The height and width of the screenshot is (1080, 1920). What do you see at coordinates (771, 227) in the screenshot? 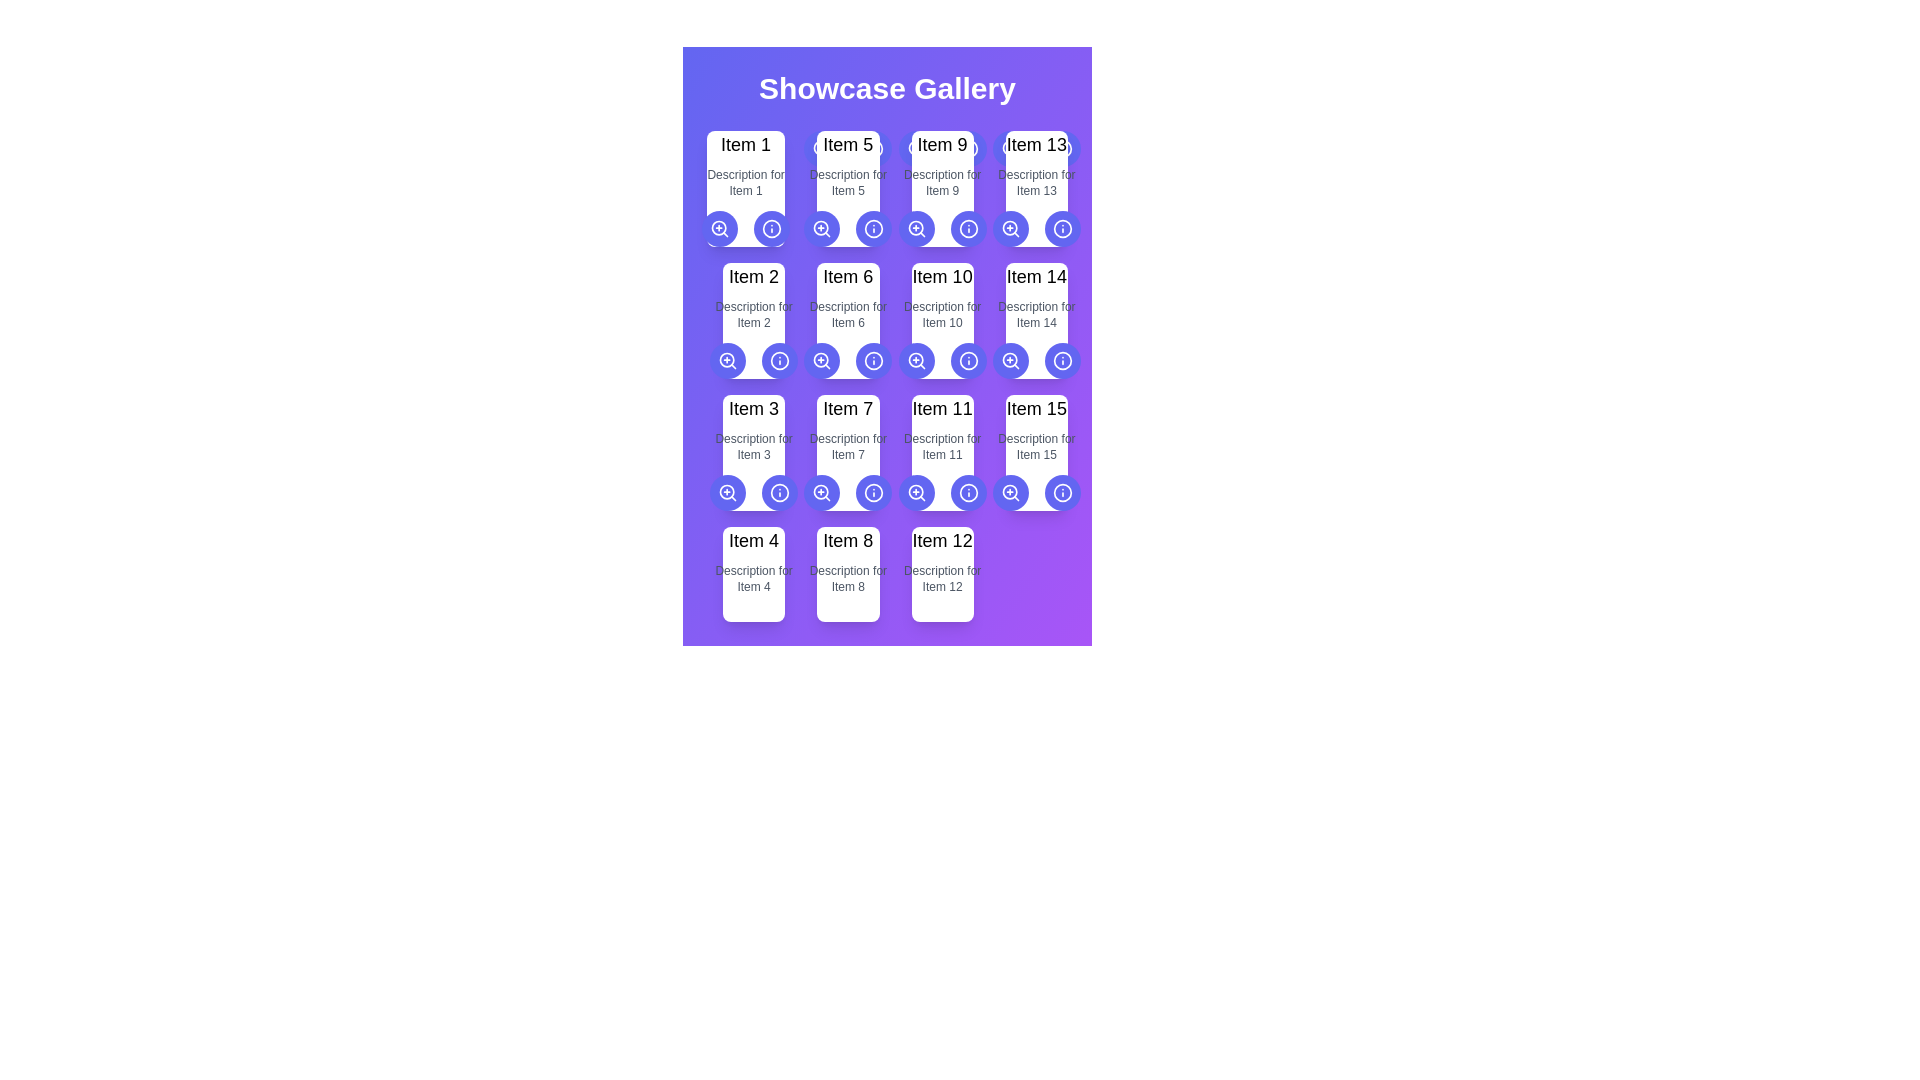
I see `the circular button with a purple background and 'info' symbol` at bounding box center [771, 227].